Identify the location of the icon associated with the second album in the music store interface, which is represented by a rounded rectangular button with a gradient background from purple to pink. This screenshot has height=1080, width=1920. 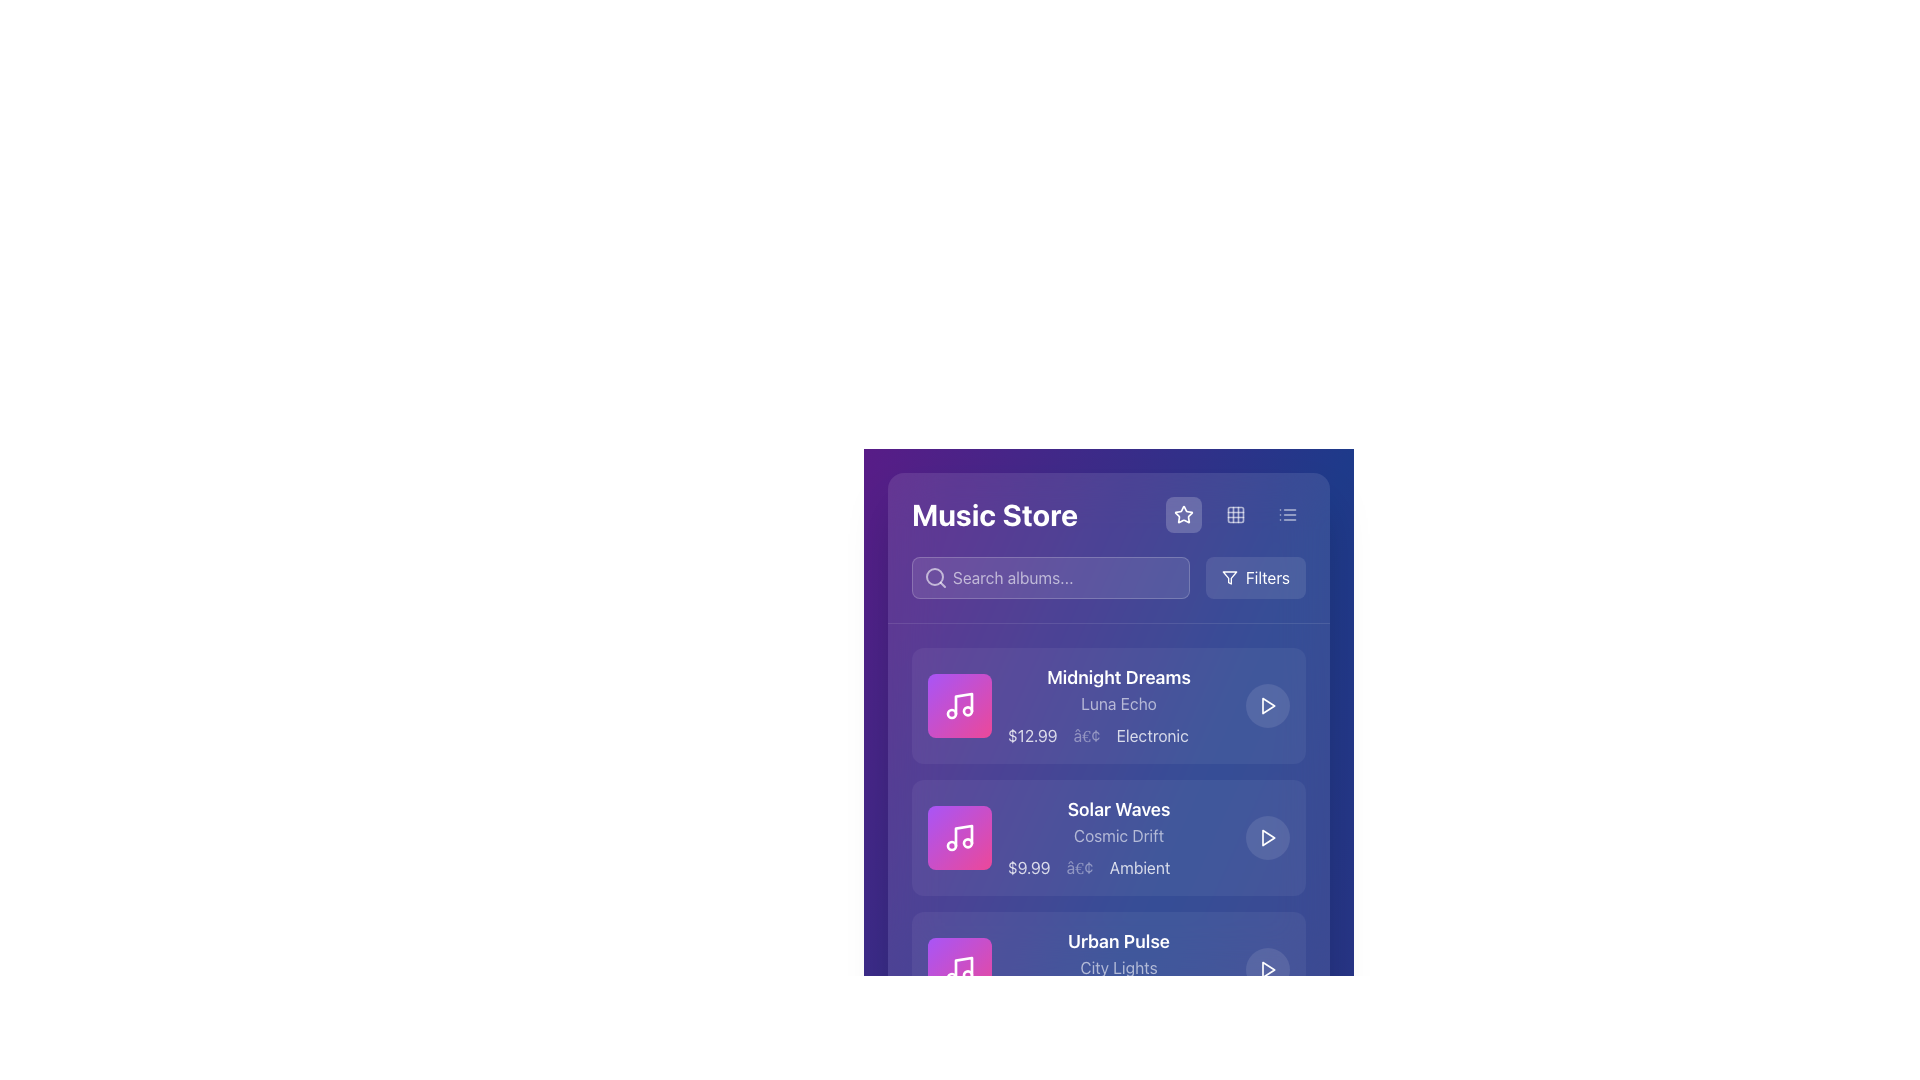
(960, 837).